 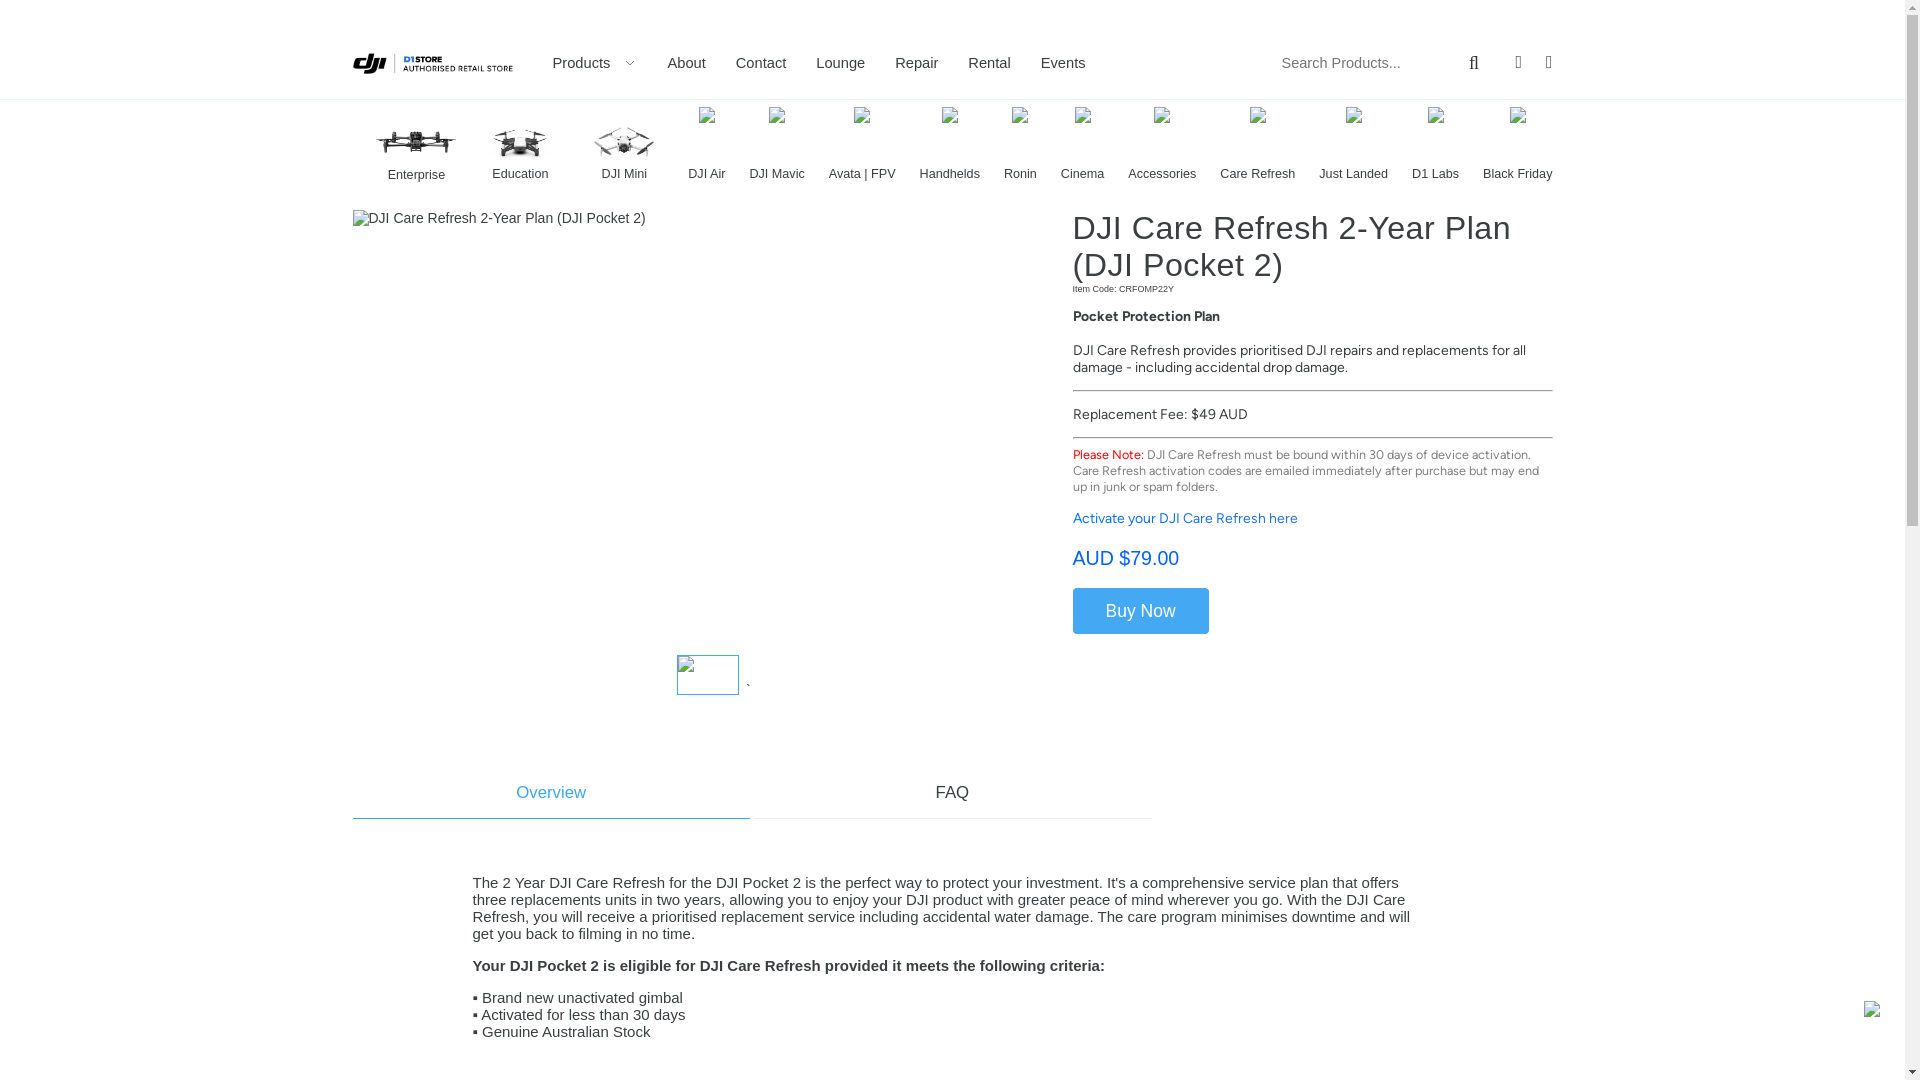 I want to click on 'Buy Now', so click(x=1140, y=609).